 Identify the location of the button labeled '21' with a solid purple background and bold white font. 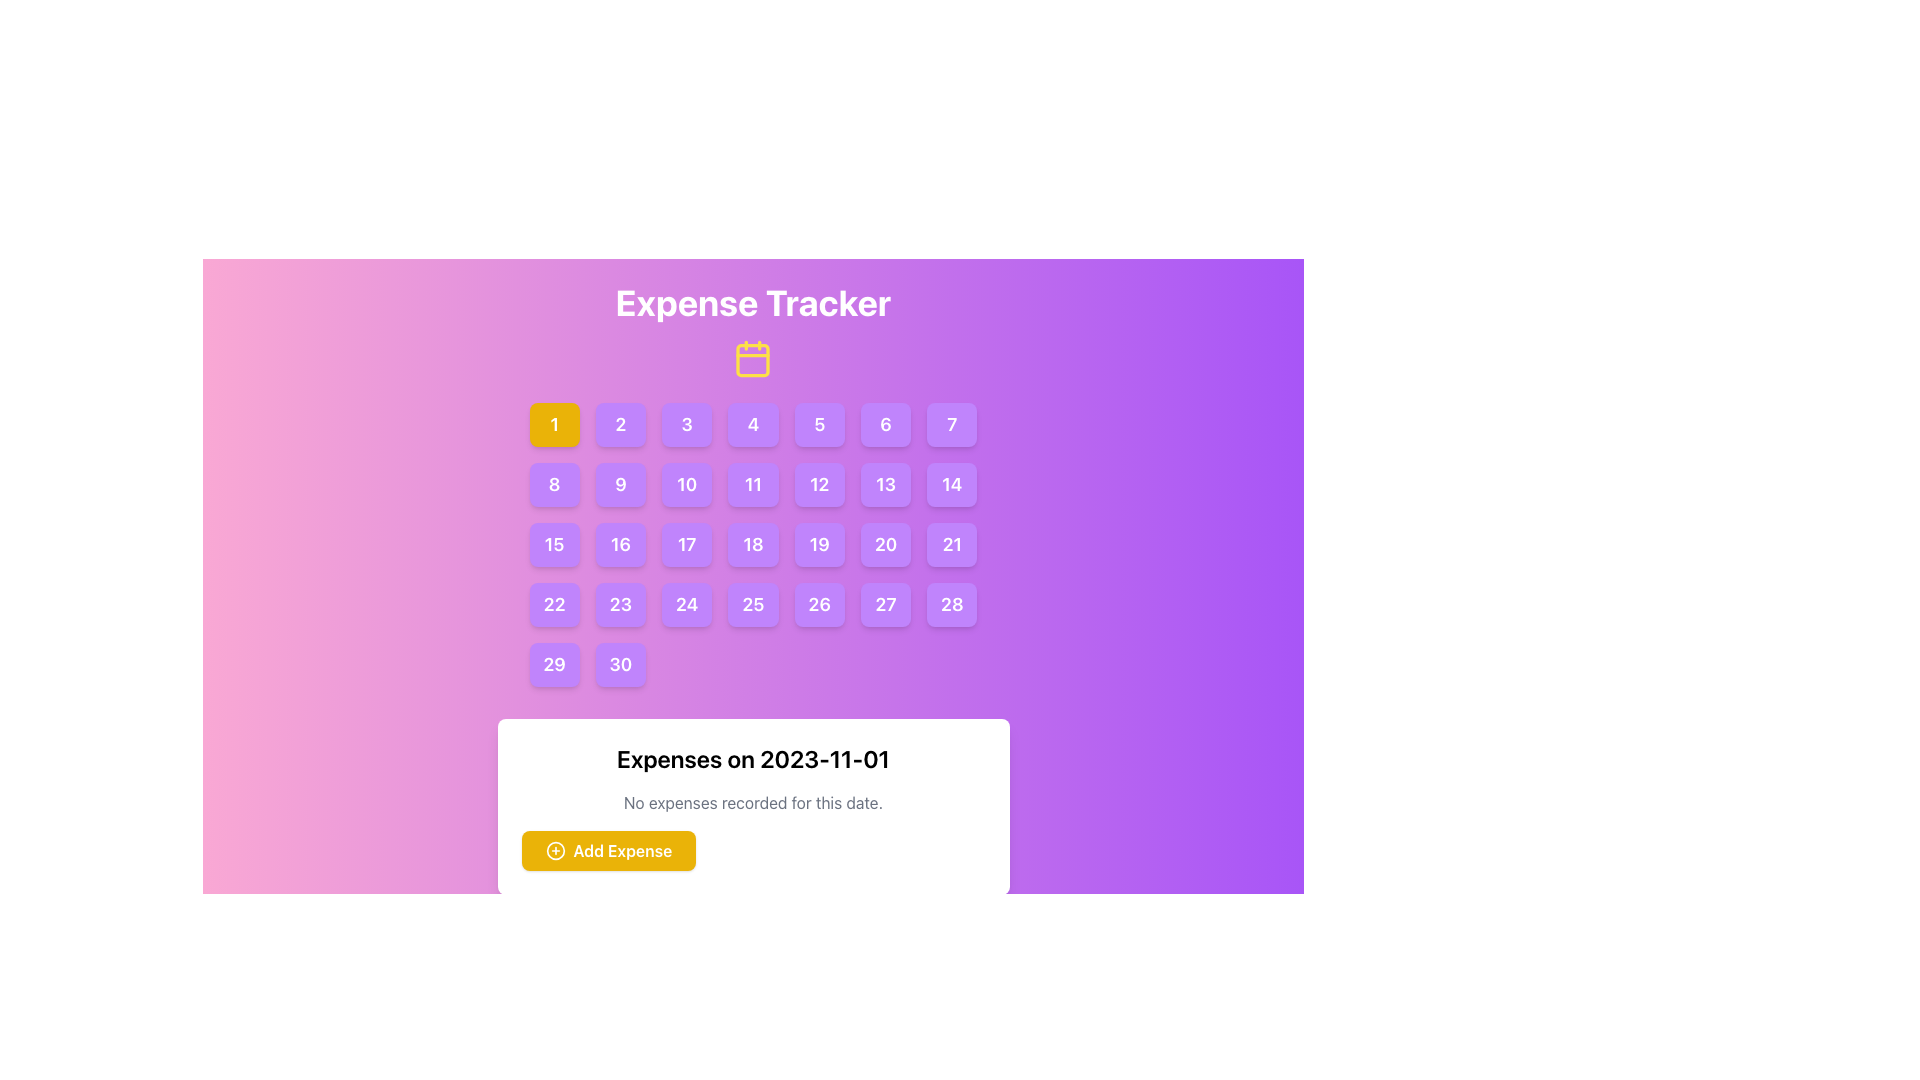
(951, 544).